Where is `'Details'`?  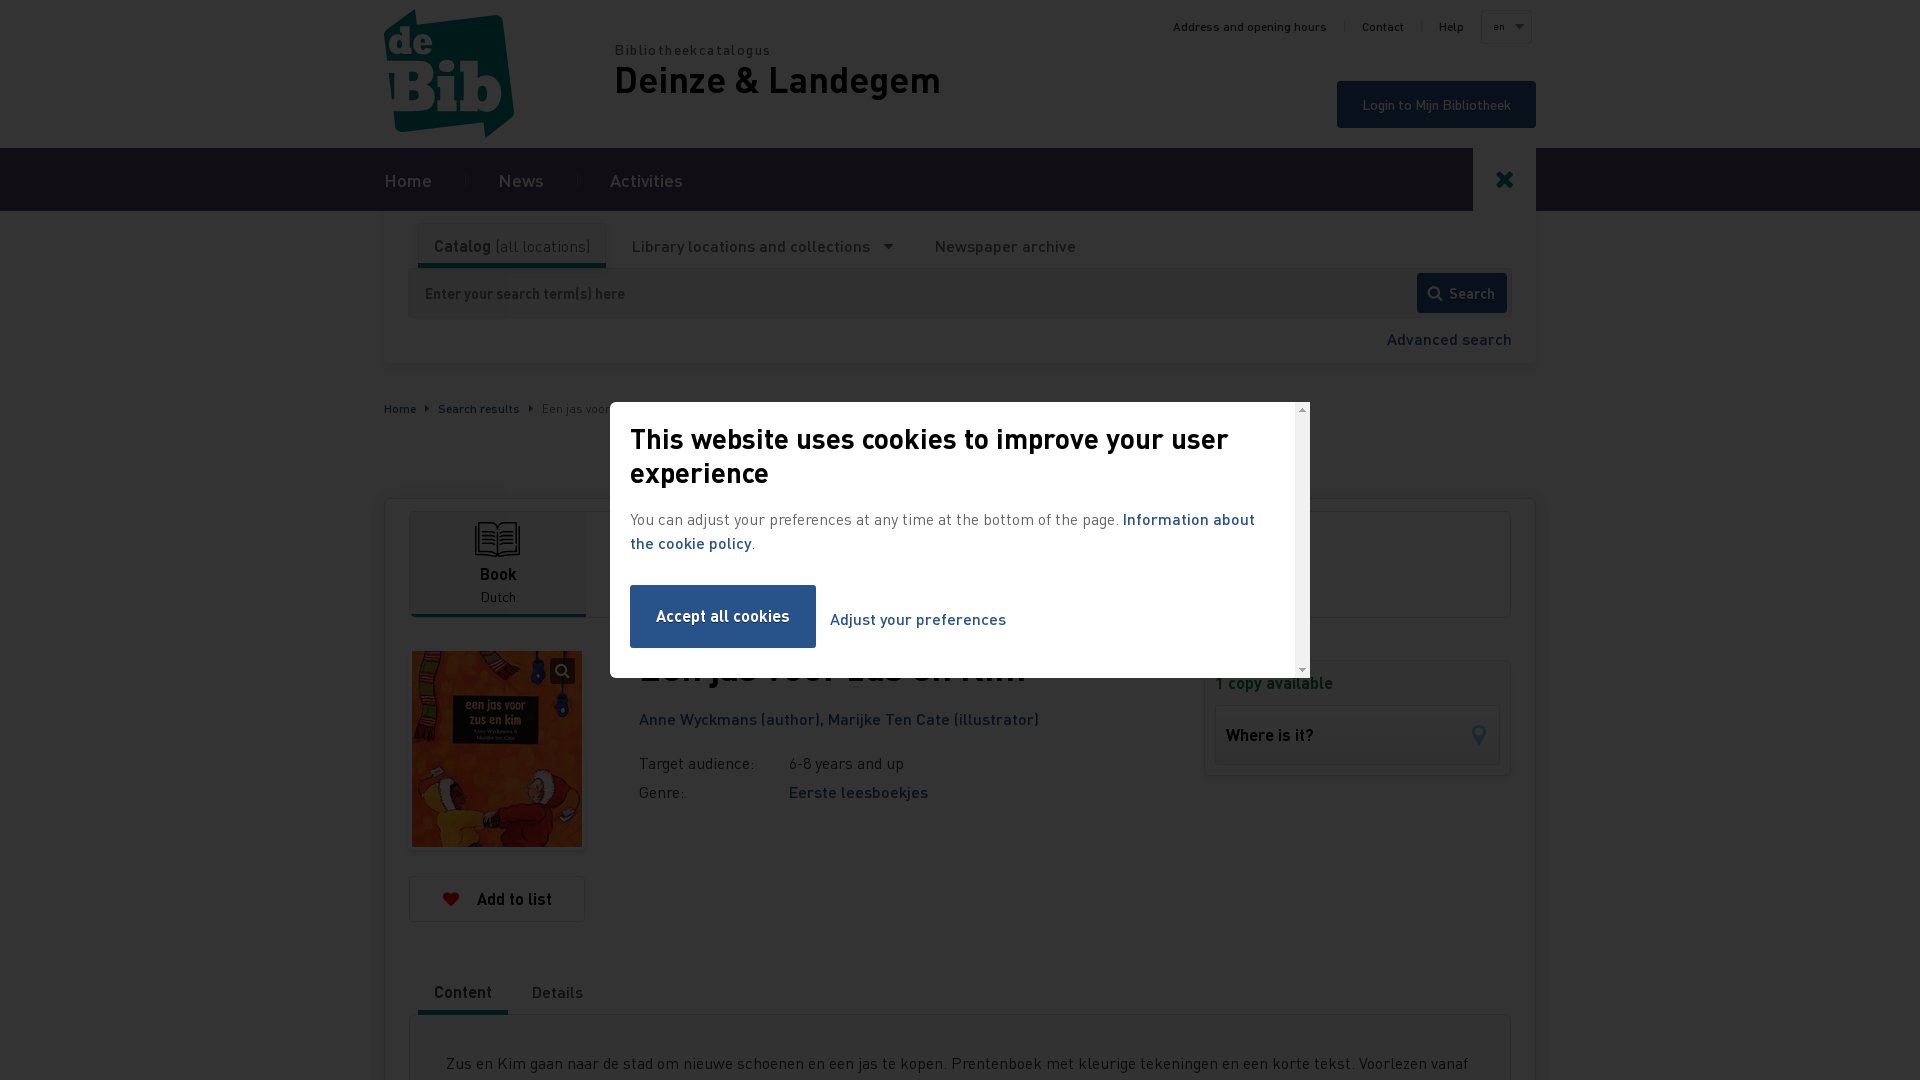
'Details' is located at coordinates (557, 991).